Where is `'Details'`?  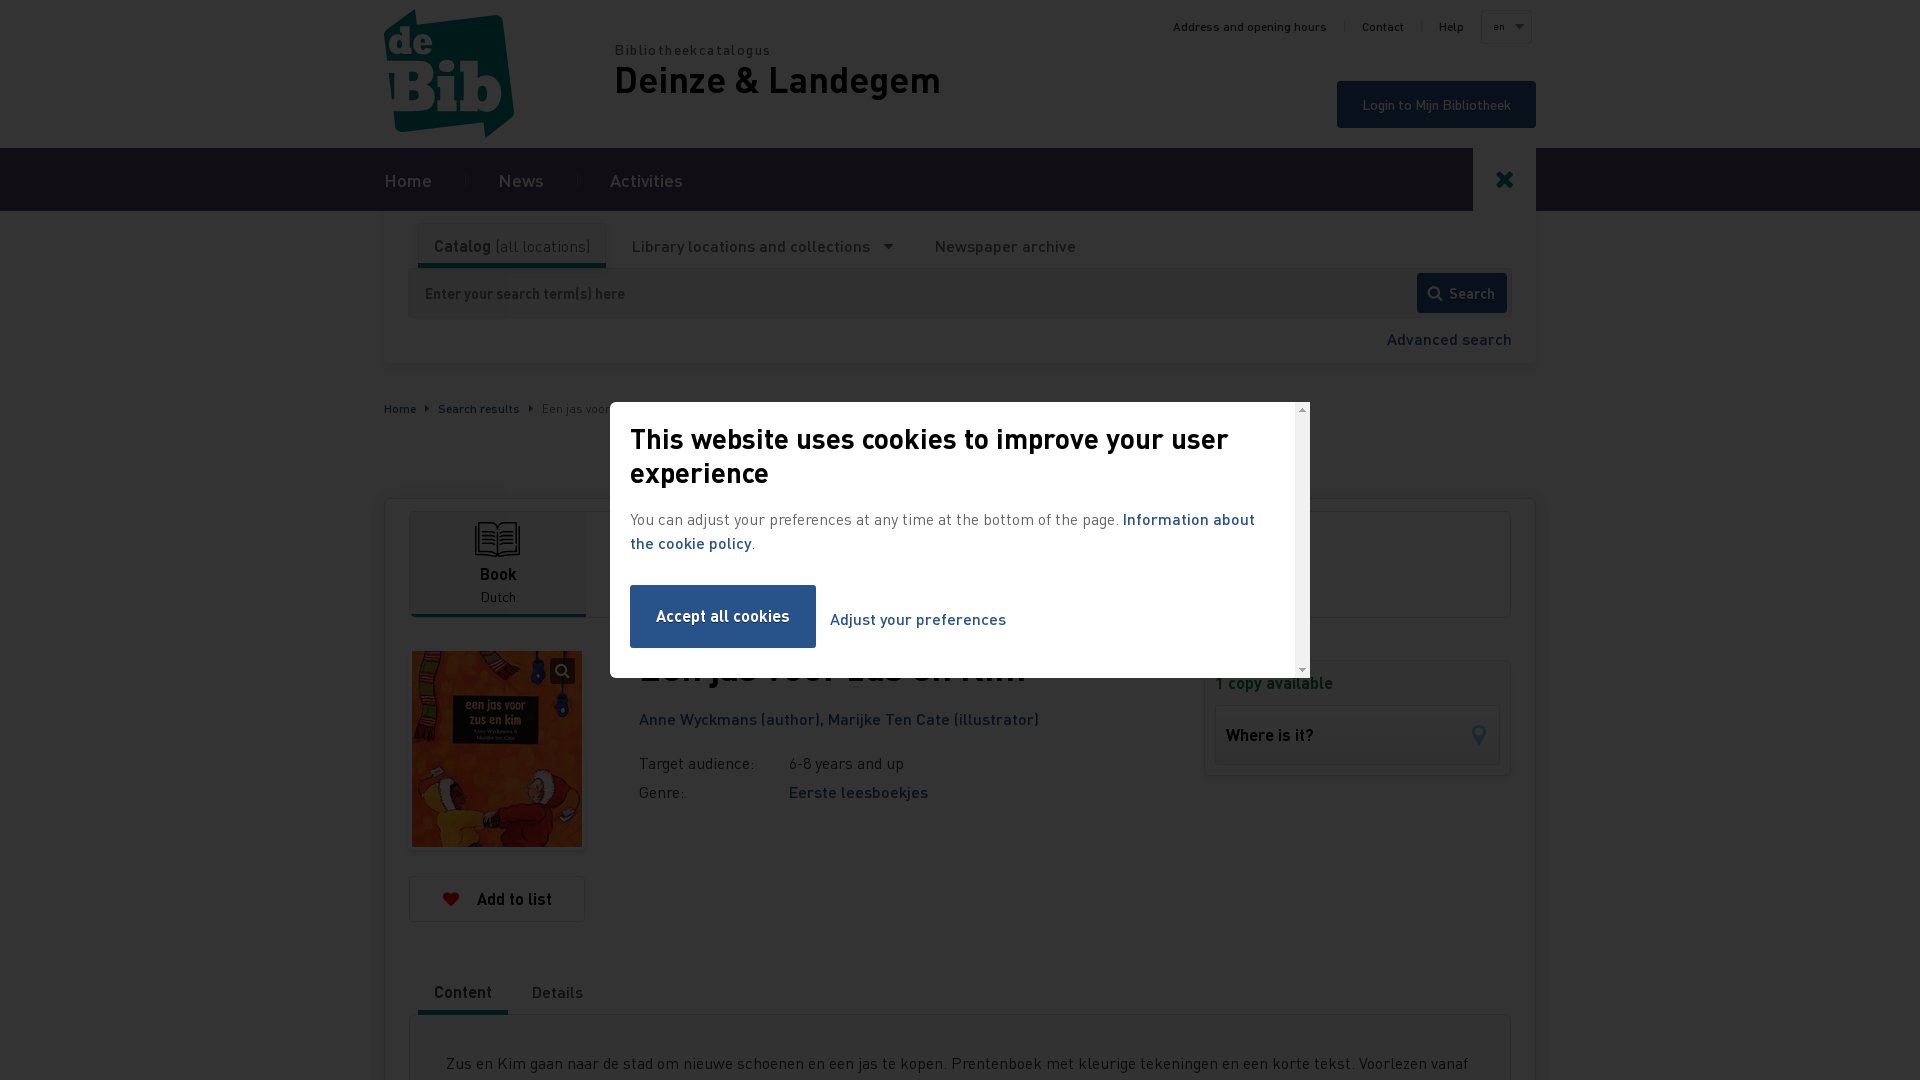
'Details' is located at coordinates (557, 991).